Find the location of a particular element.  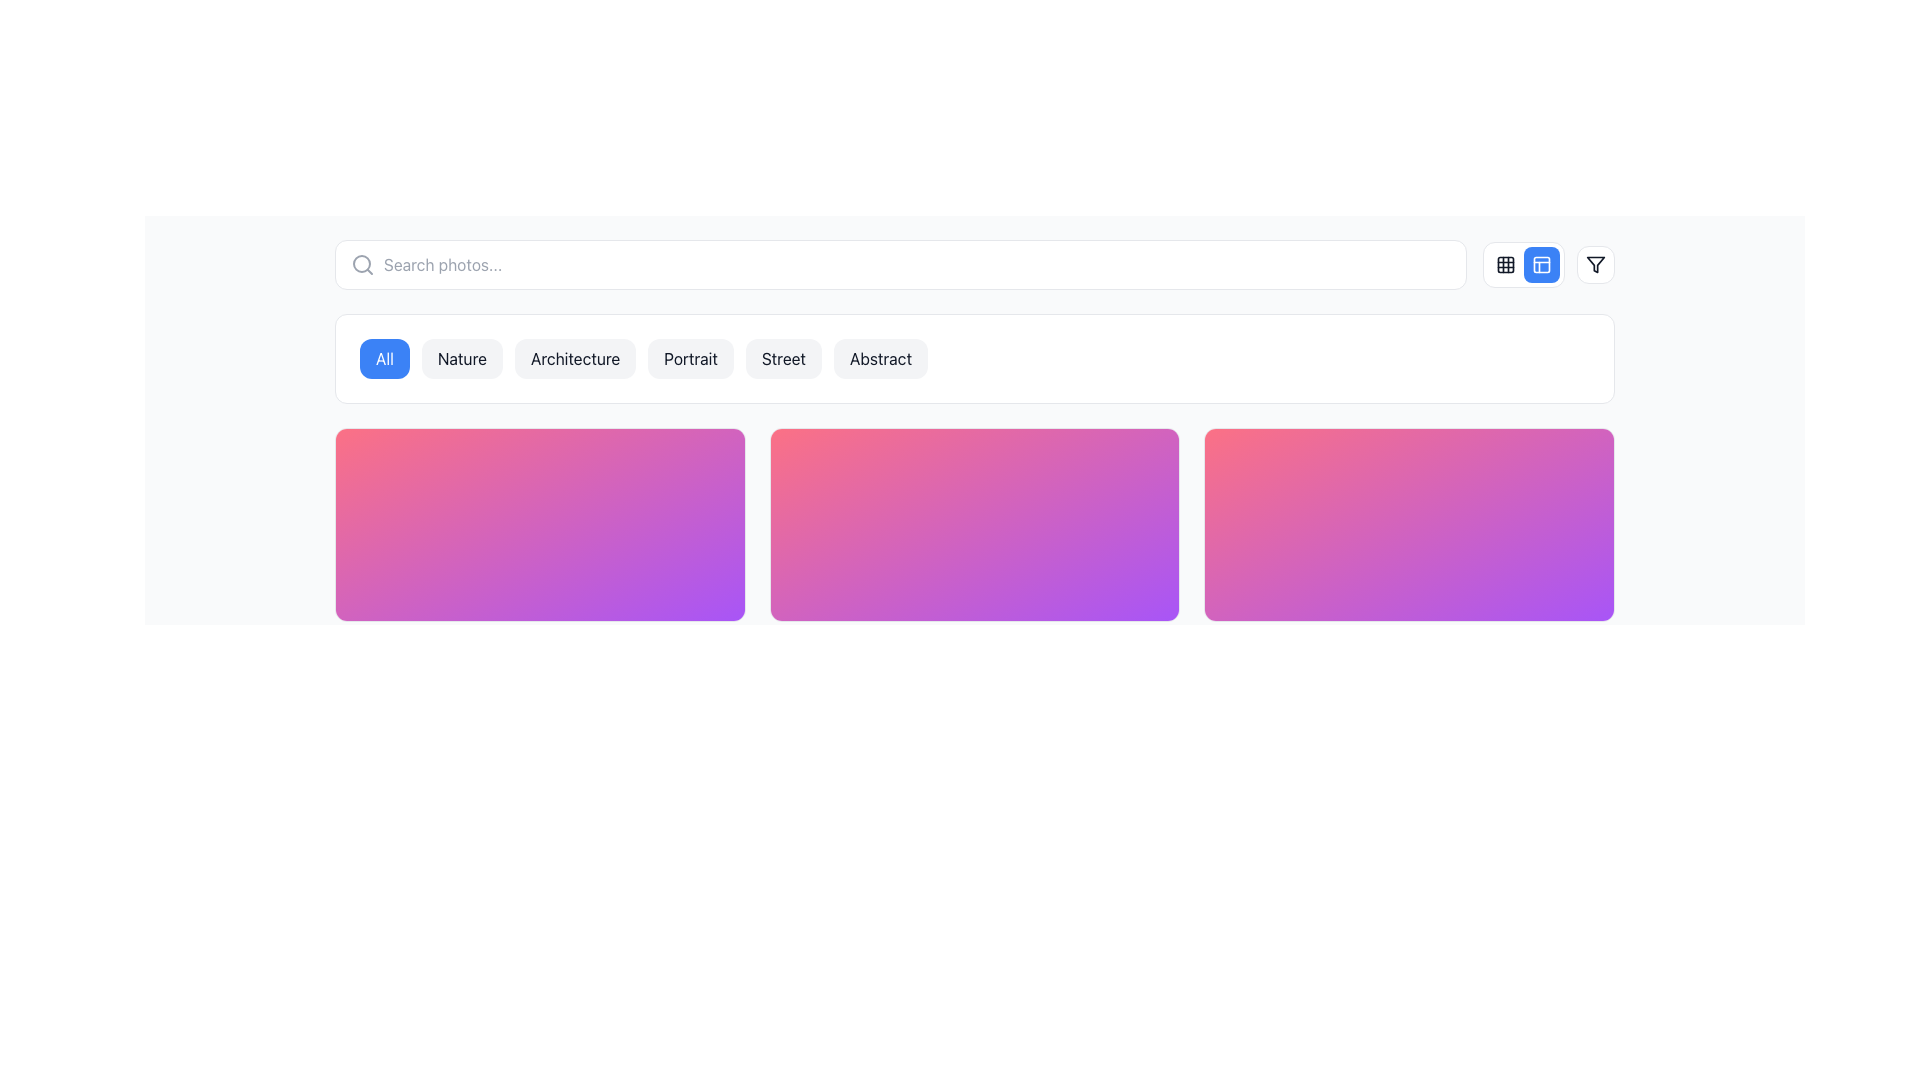

the Icon button located in the top-right corner of the main interface is located at coordinates (1595, 264).